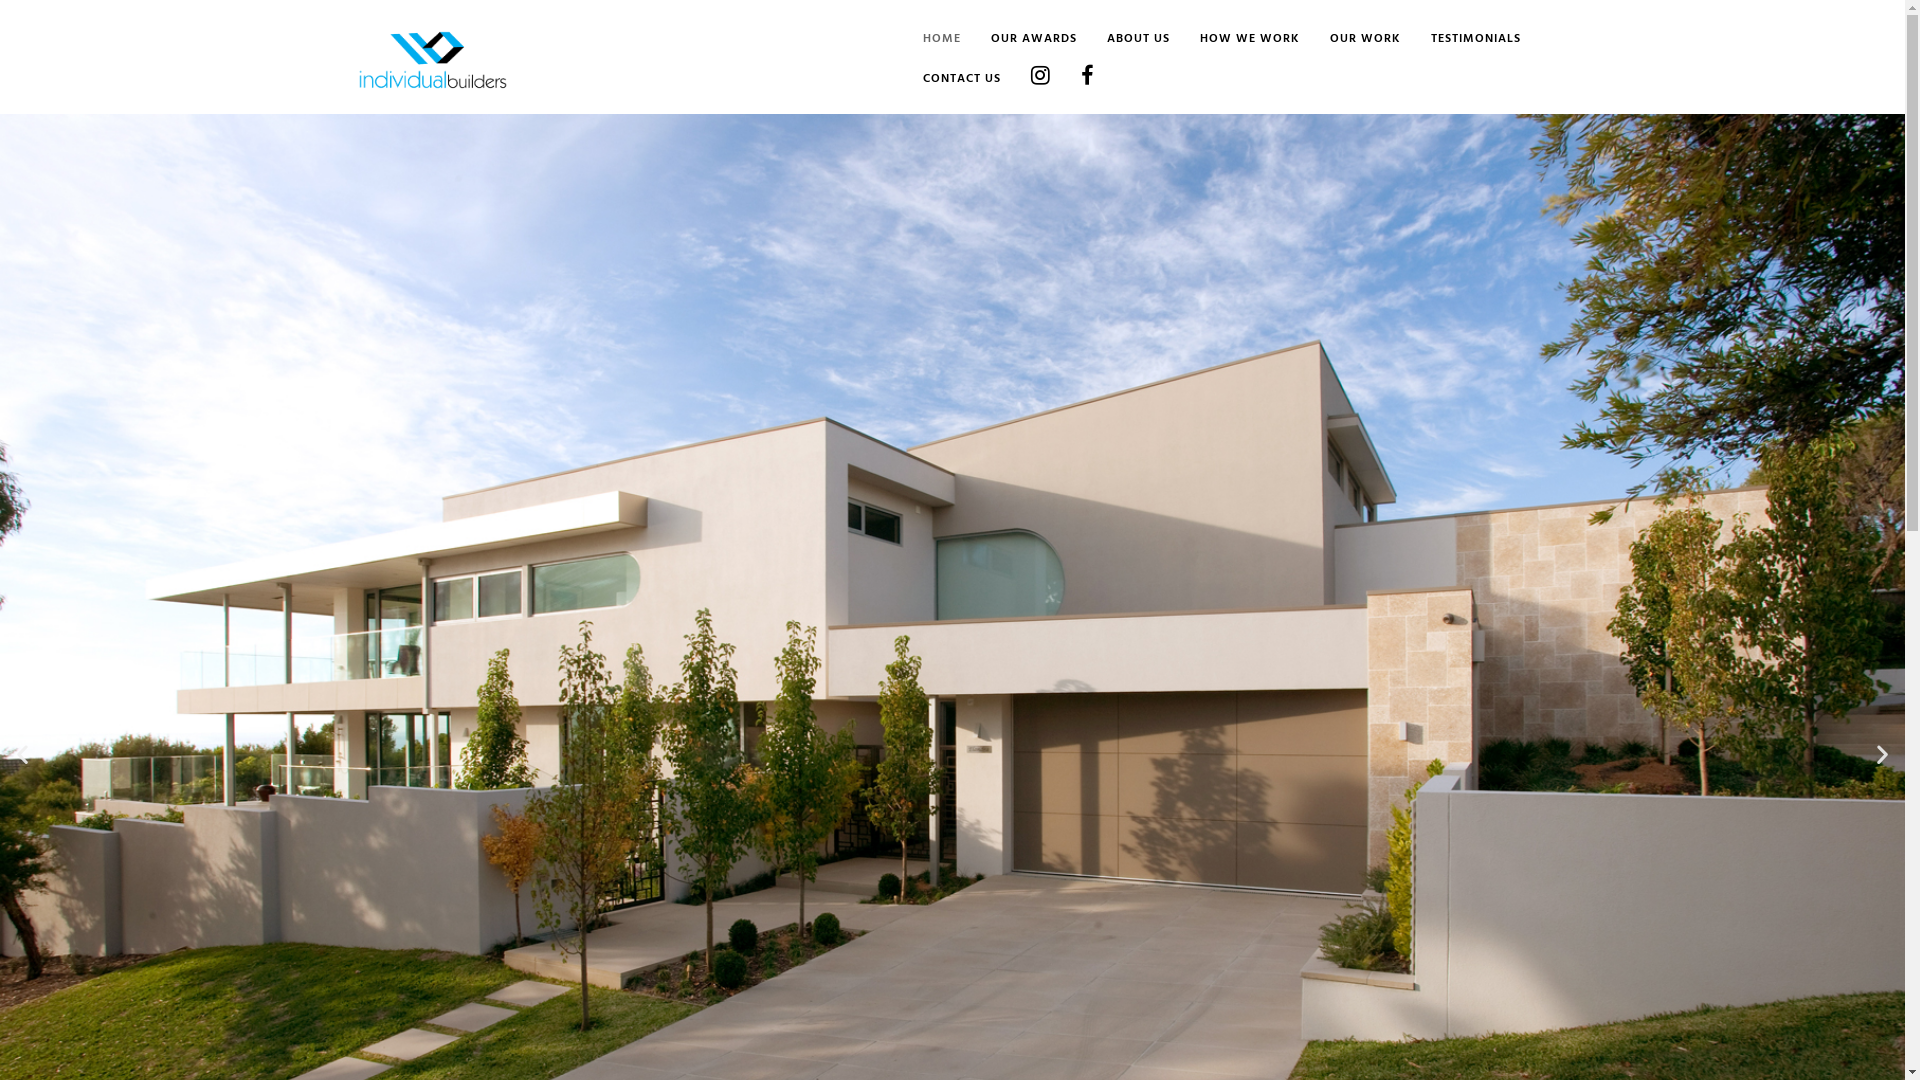  What do you see at coordinates (1350, 39) in the screenshot?
I see `'OUR WORK'` at bounding box center [1350, 39].